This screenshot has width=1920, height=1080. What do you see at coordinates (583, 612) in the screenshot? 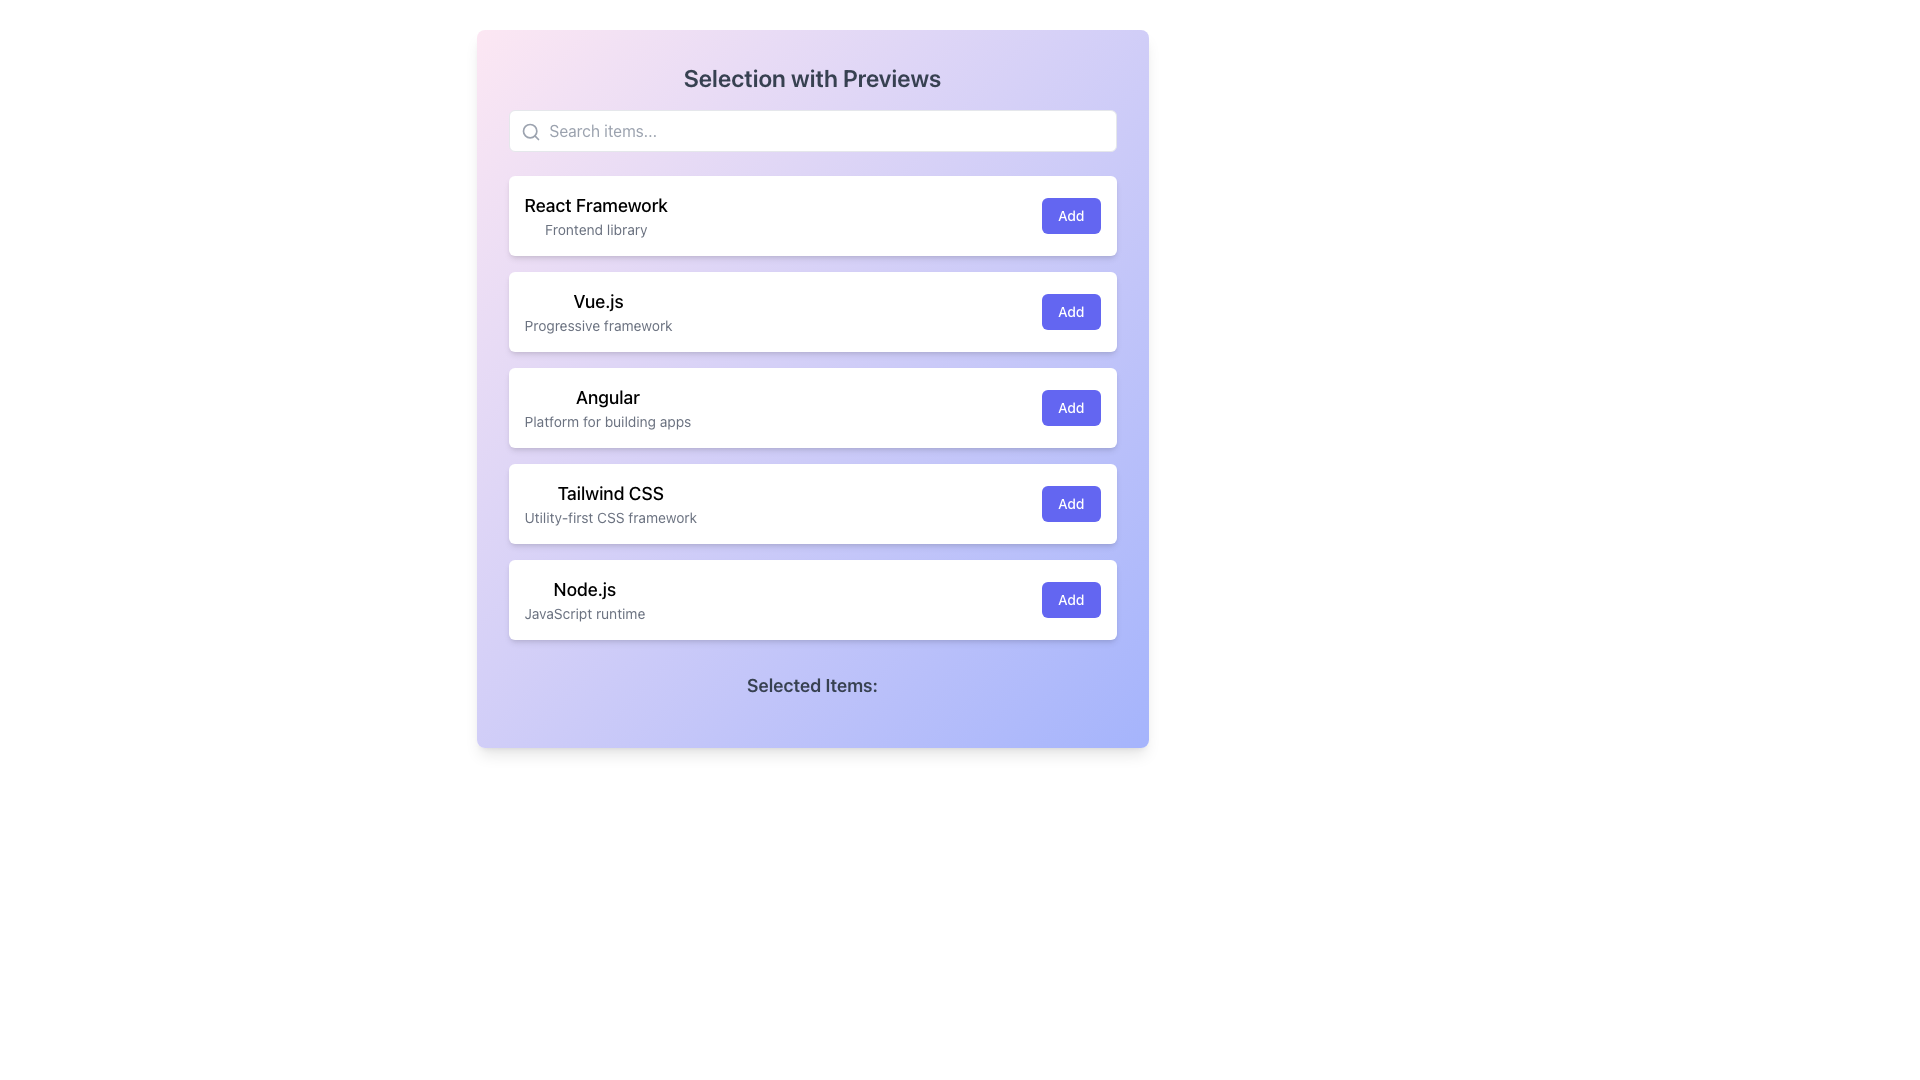
I see `the static descriptive label for 'Node.js' that specifies its role as a 'JavaScript runtime', located directly below the 'Node.js' item` at bounding box center [583, 612].